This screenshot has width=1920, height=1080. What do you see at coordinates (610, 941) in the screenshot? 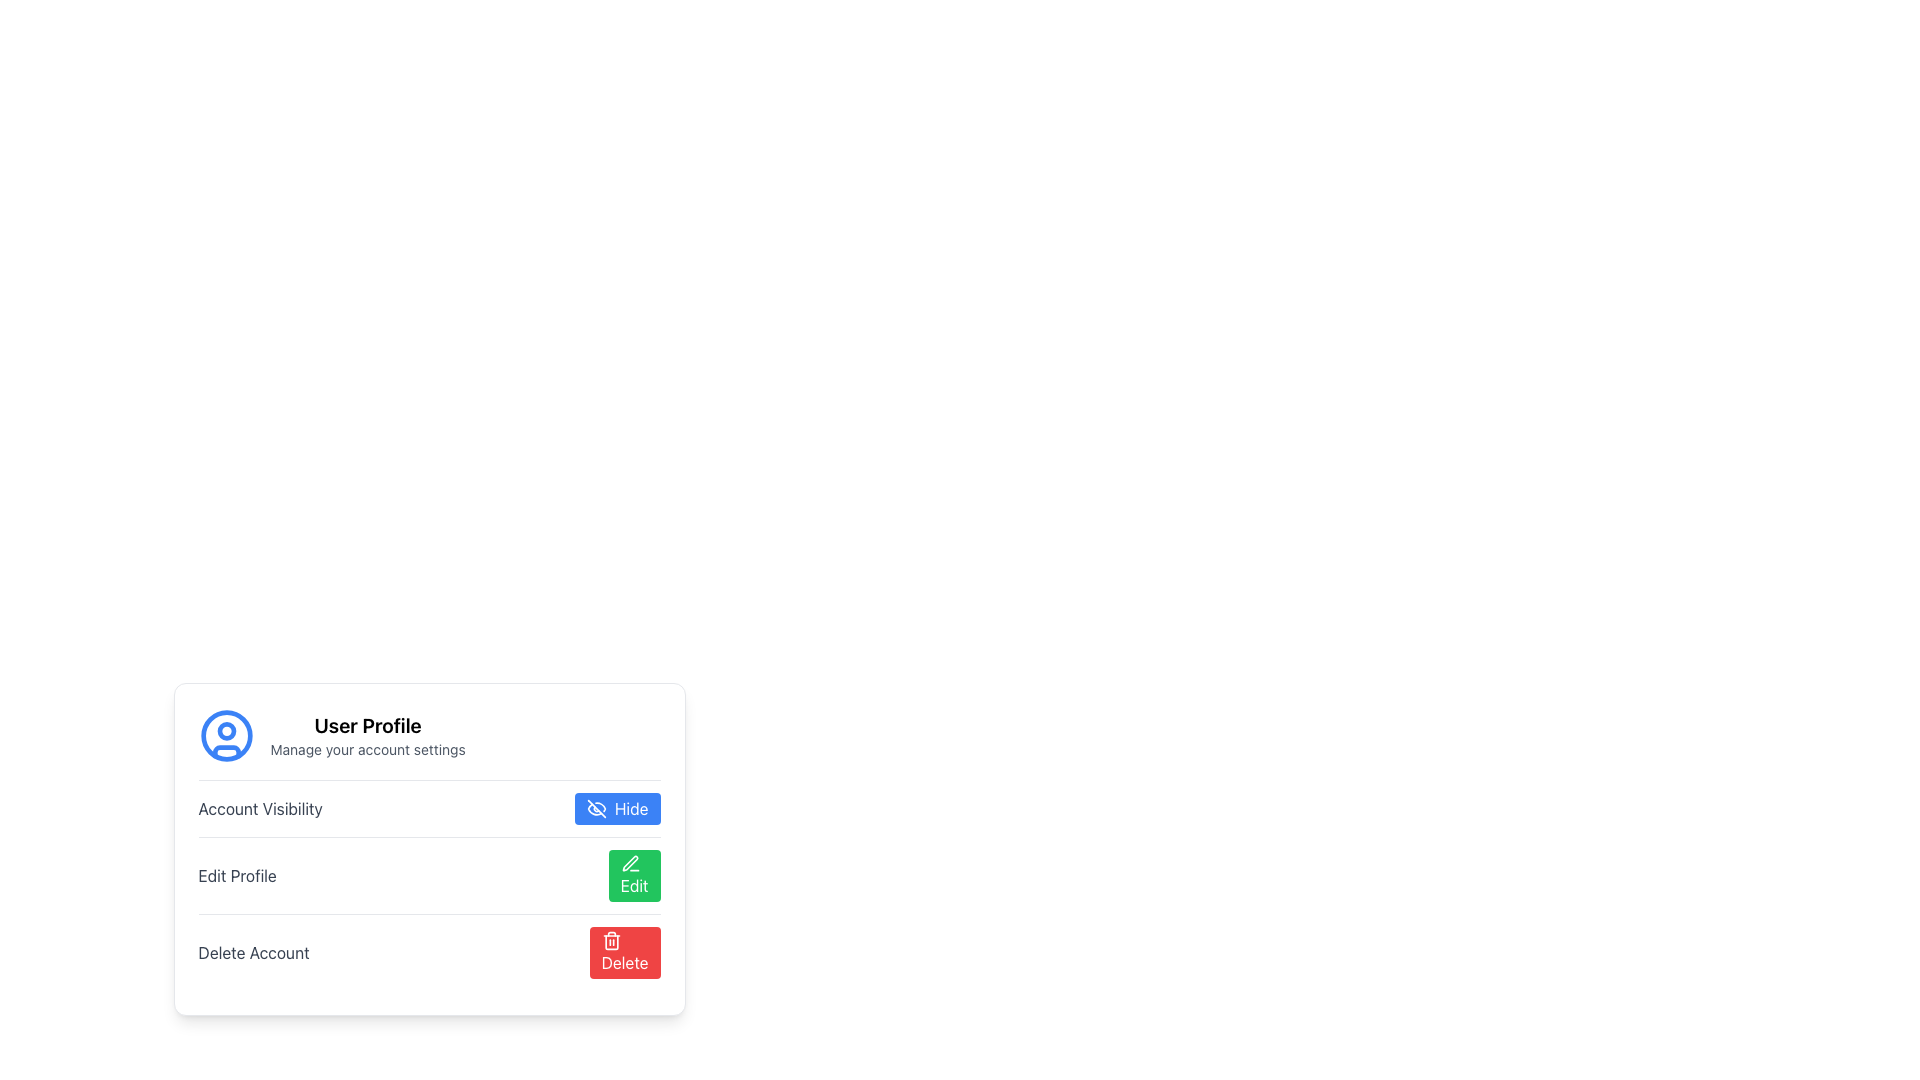
I see `the trash bin icon representing the delete action, located to the left of the 'Delete' text in the red button under the 'User Profile' section to trigger hover effects` at bounding box center [610, 941].